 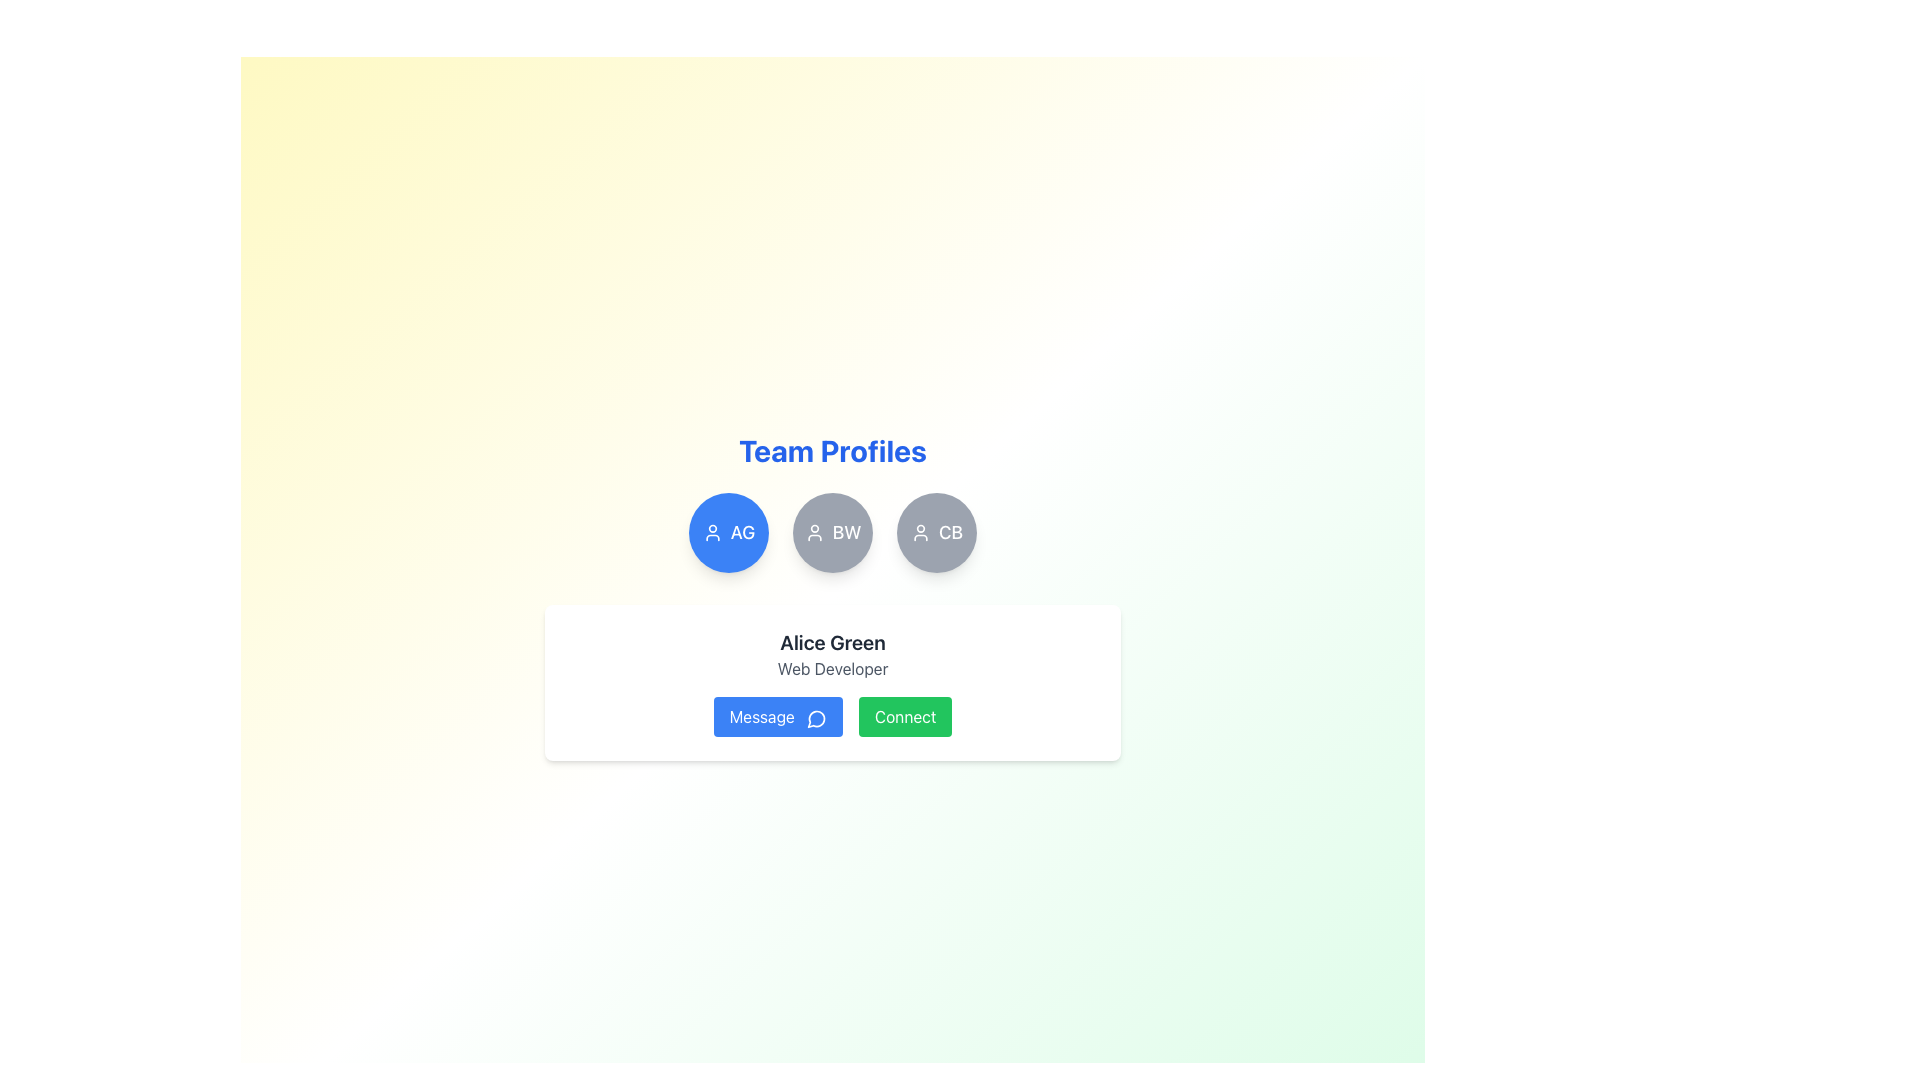 I want to click on the circular button labeled 'BW' with a white user-shaped icon and bold white uppercase letters, located, so click(x=833, y=531).